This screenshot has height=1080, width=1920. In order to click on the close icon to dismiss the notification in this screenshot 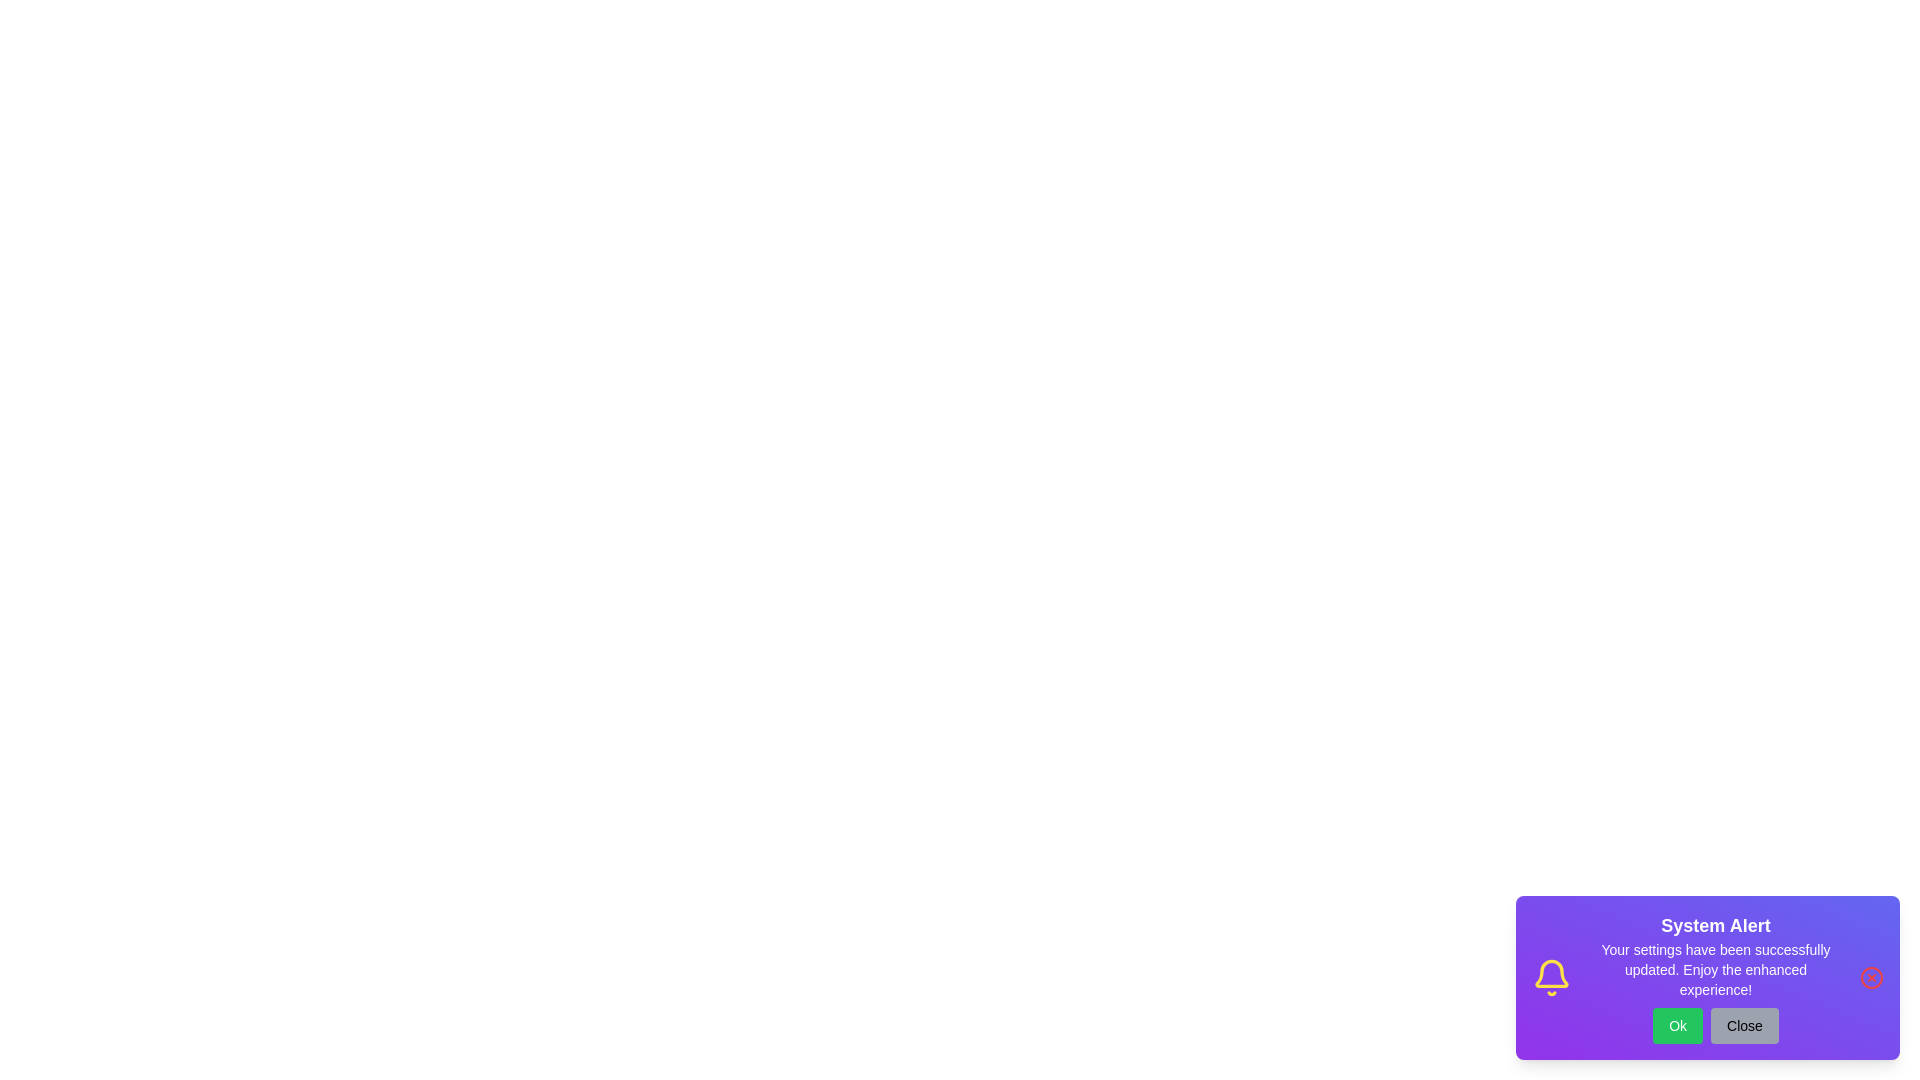, I will do `click(1871, 977)`.